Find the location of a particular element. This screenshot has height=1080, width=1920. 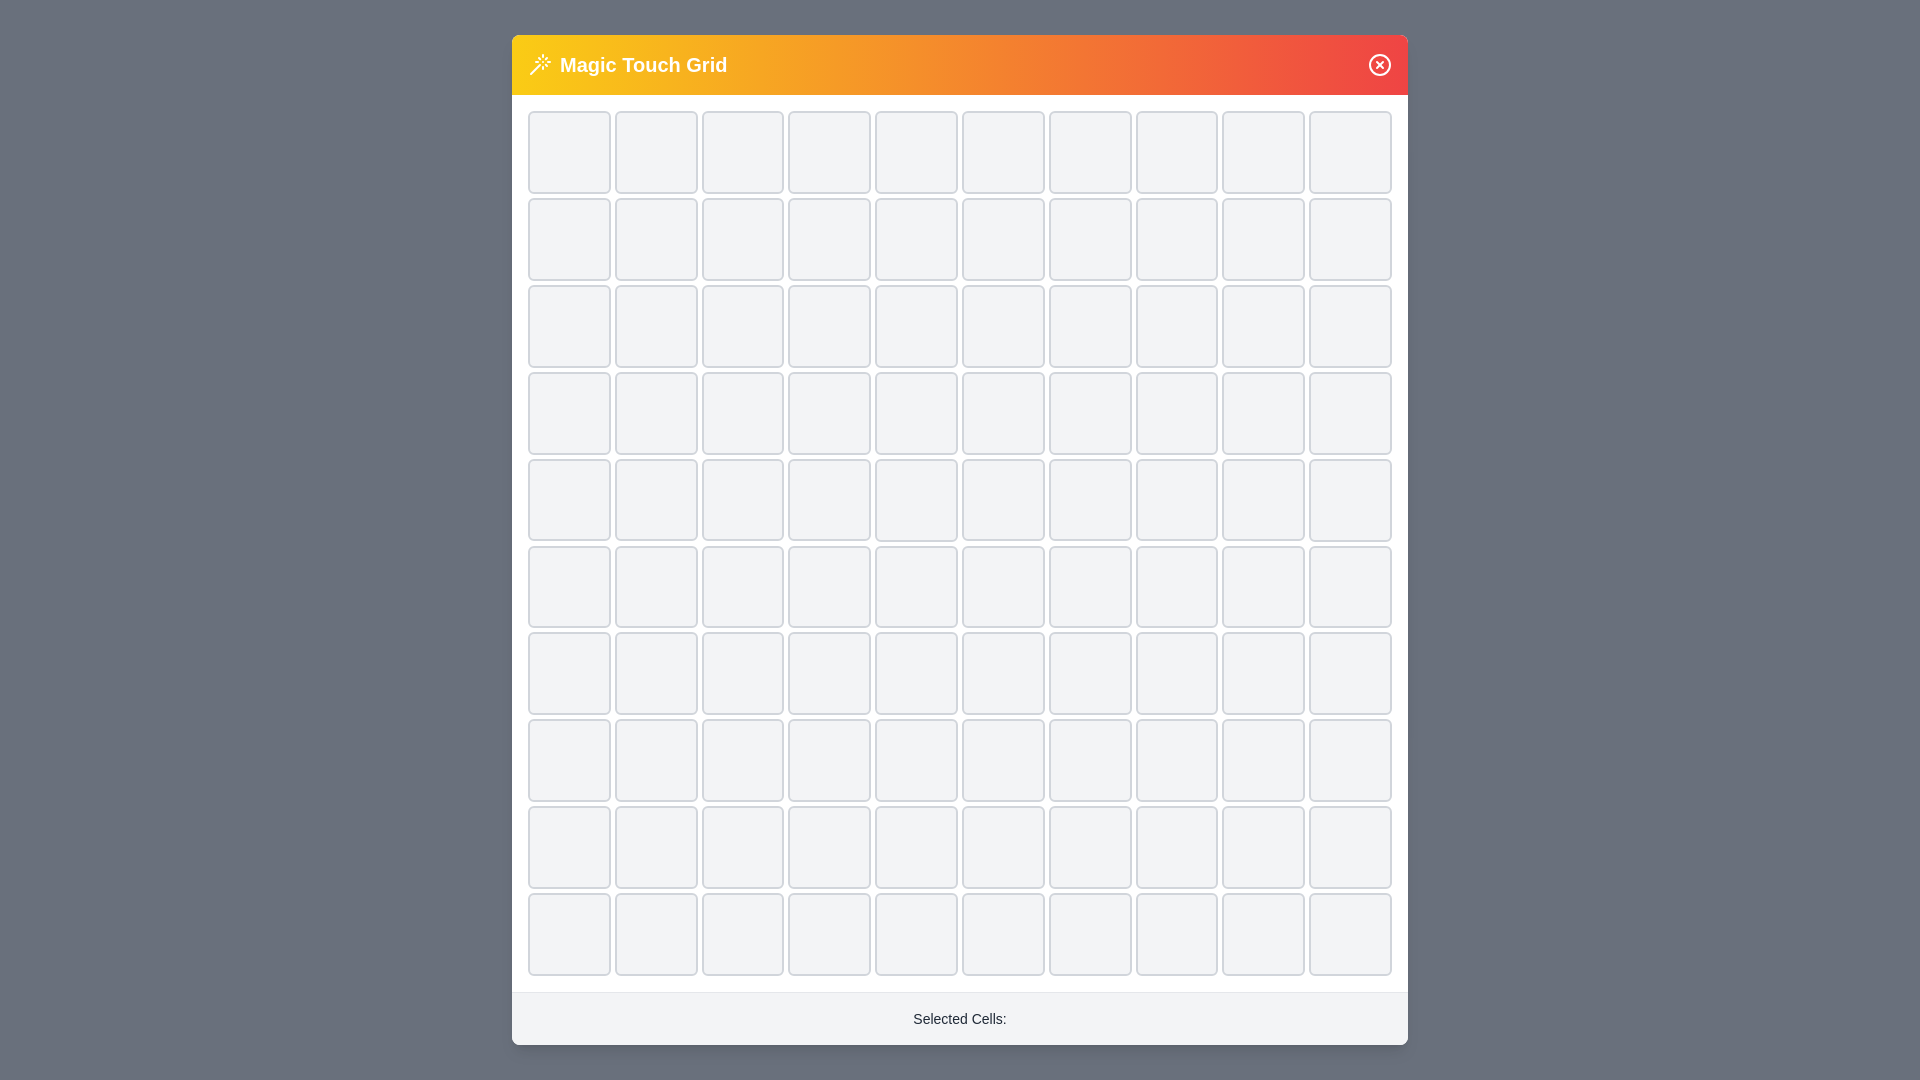

the close button in the header to close the dialog is located at coordinates (1379, 64).